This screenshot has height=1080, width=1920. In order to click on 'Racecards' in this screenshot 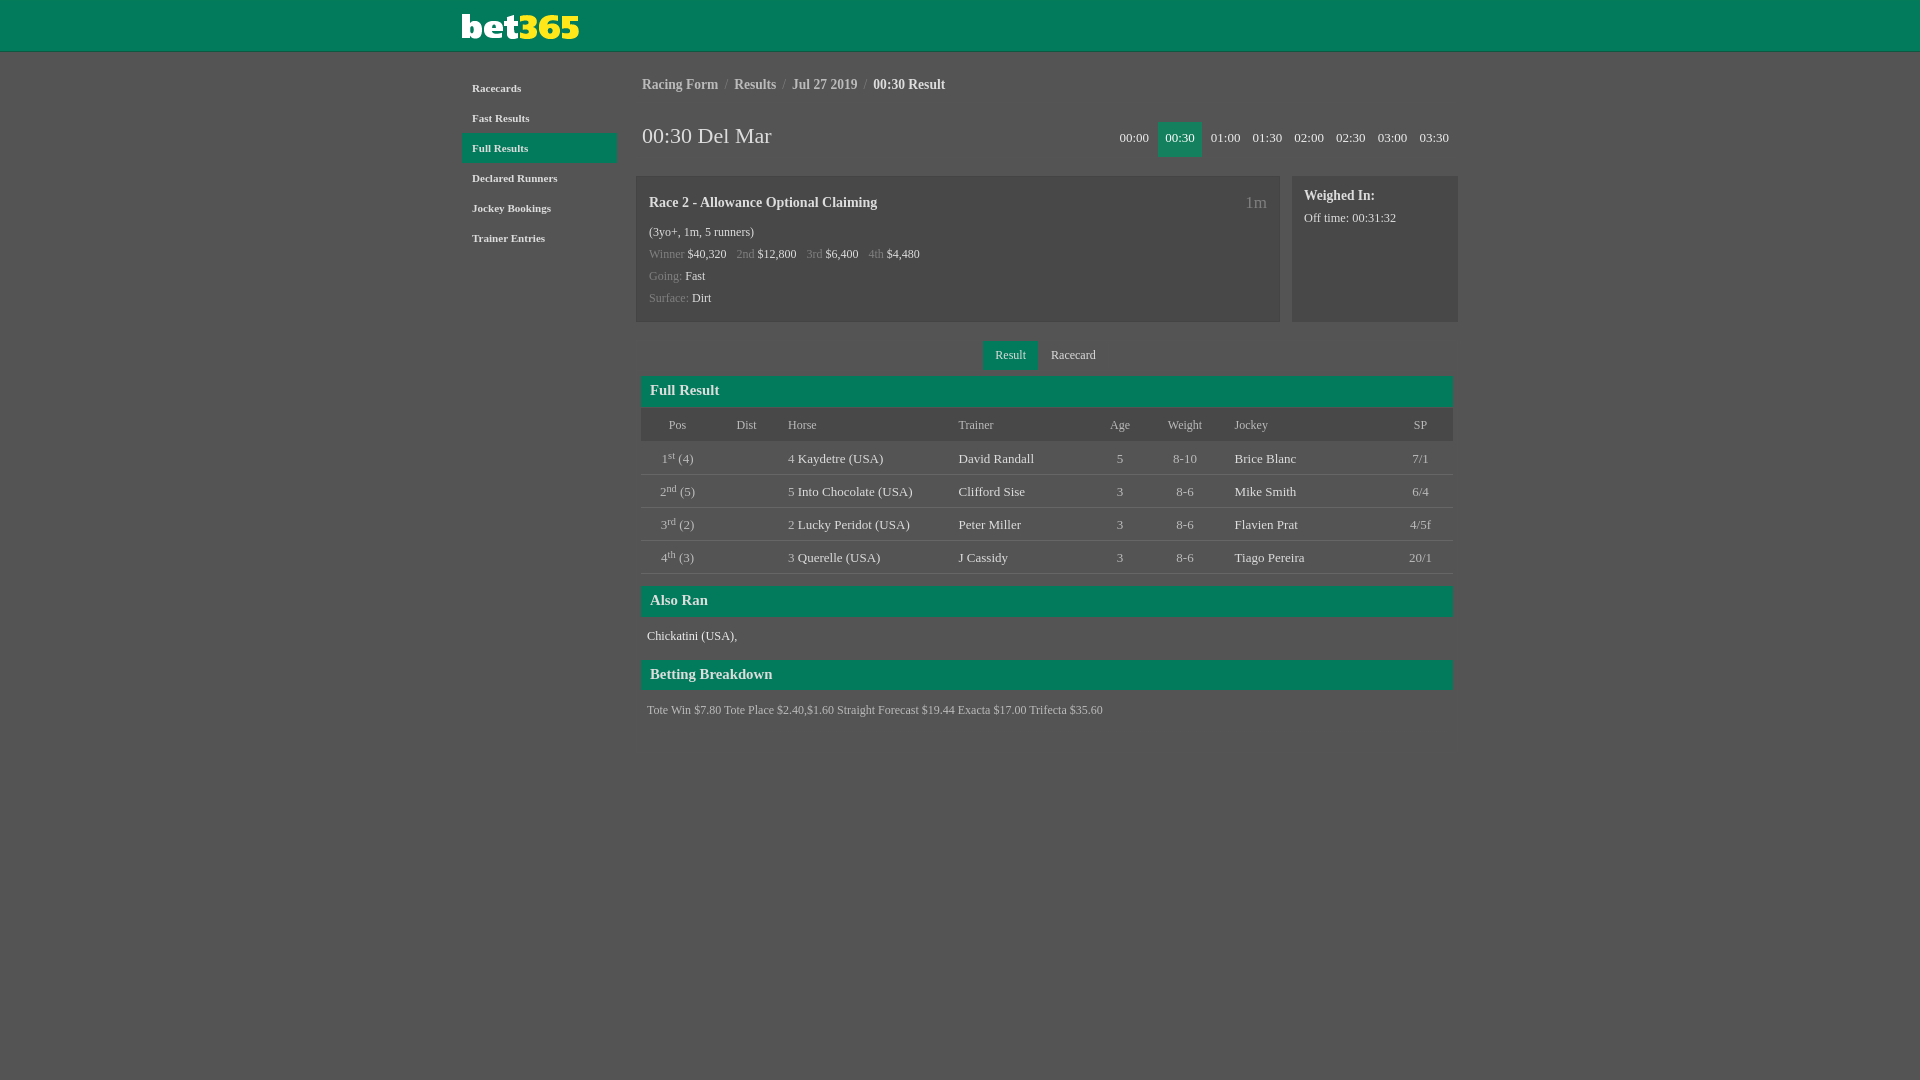, I will do `click(539, 87)`.